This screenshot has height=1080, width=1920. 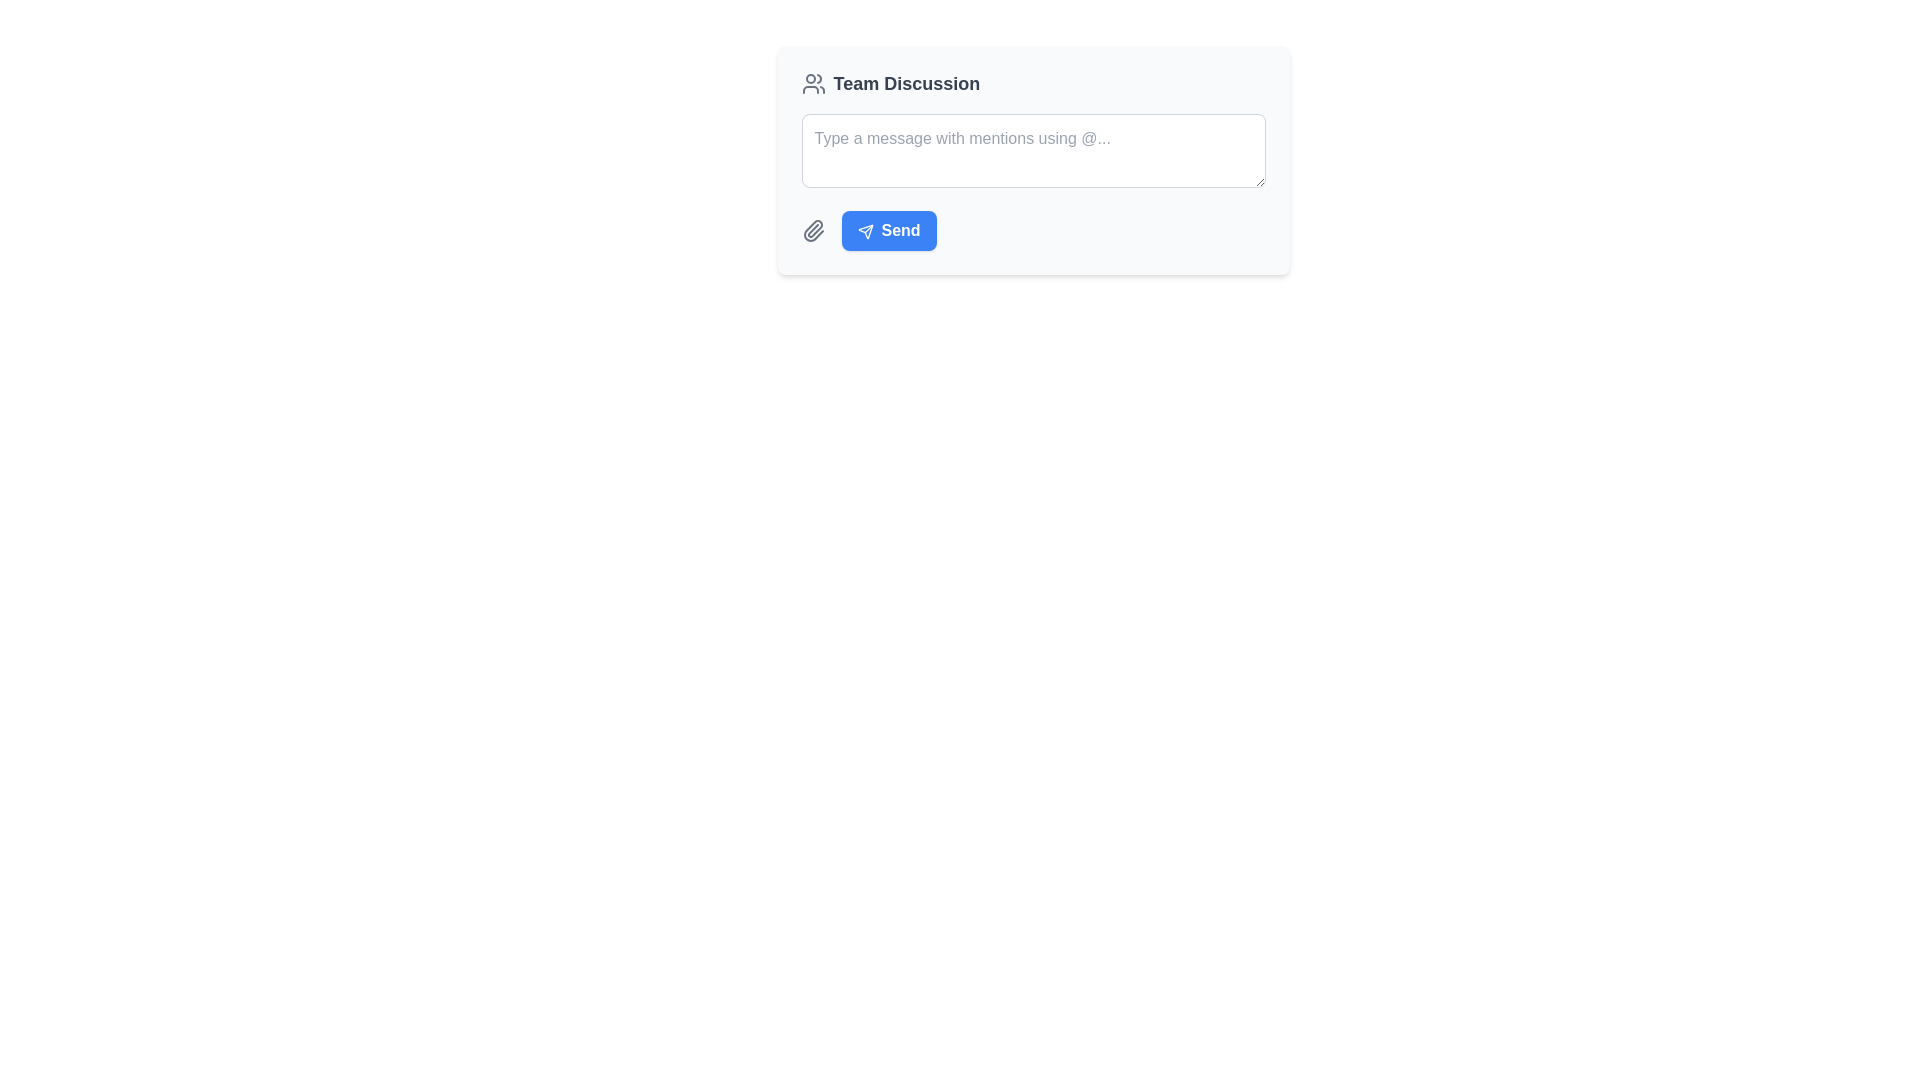 What do you see at coordinates (888, 230) in the screenshot?
I see `the blue 'Send' button with a white arrow icon` at bounding box center [888, 230].